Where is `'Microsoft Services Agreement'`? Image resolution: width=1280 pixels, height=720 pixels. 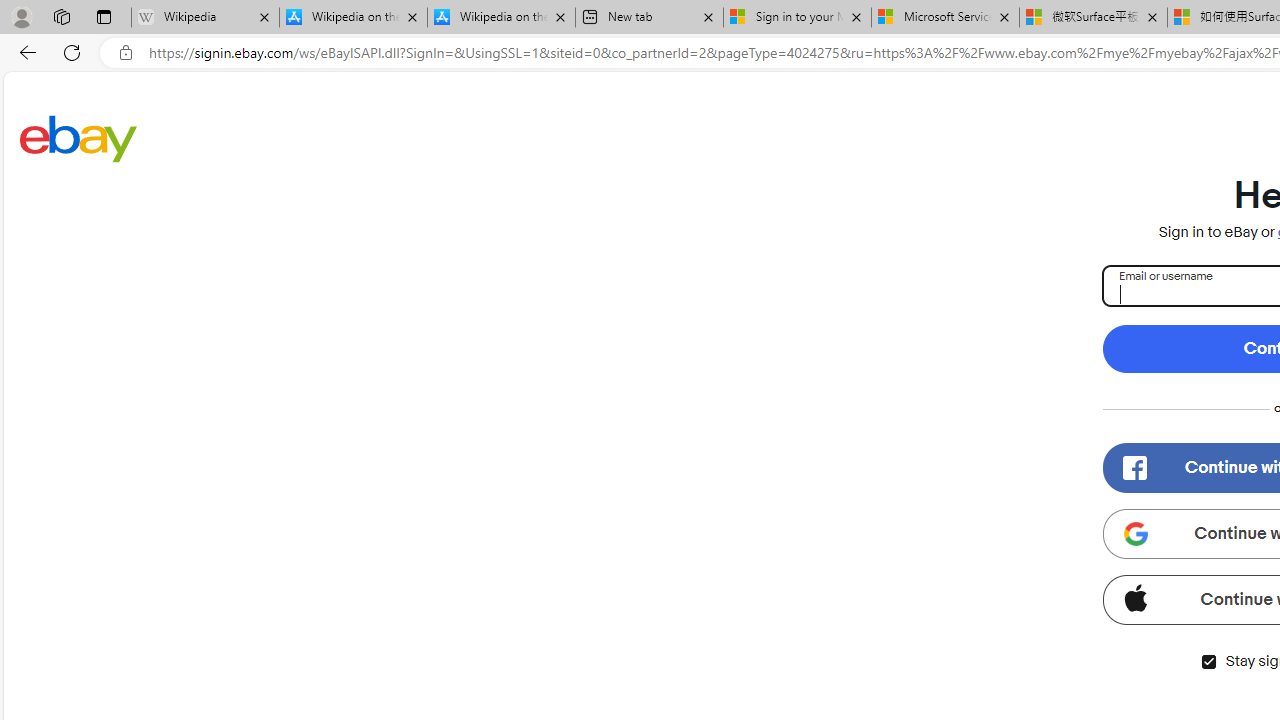
'Microsoft Services Agreement' is located at coordinates (944, 17).